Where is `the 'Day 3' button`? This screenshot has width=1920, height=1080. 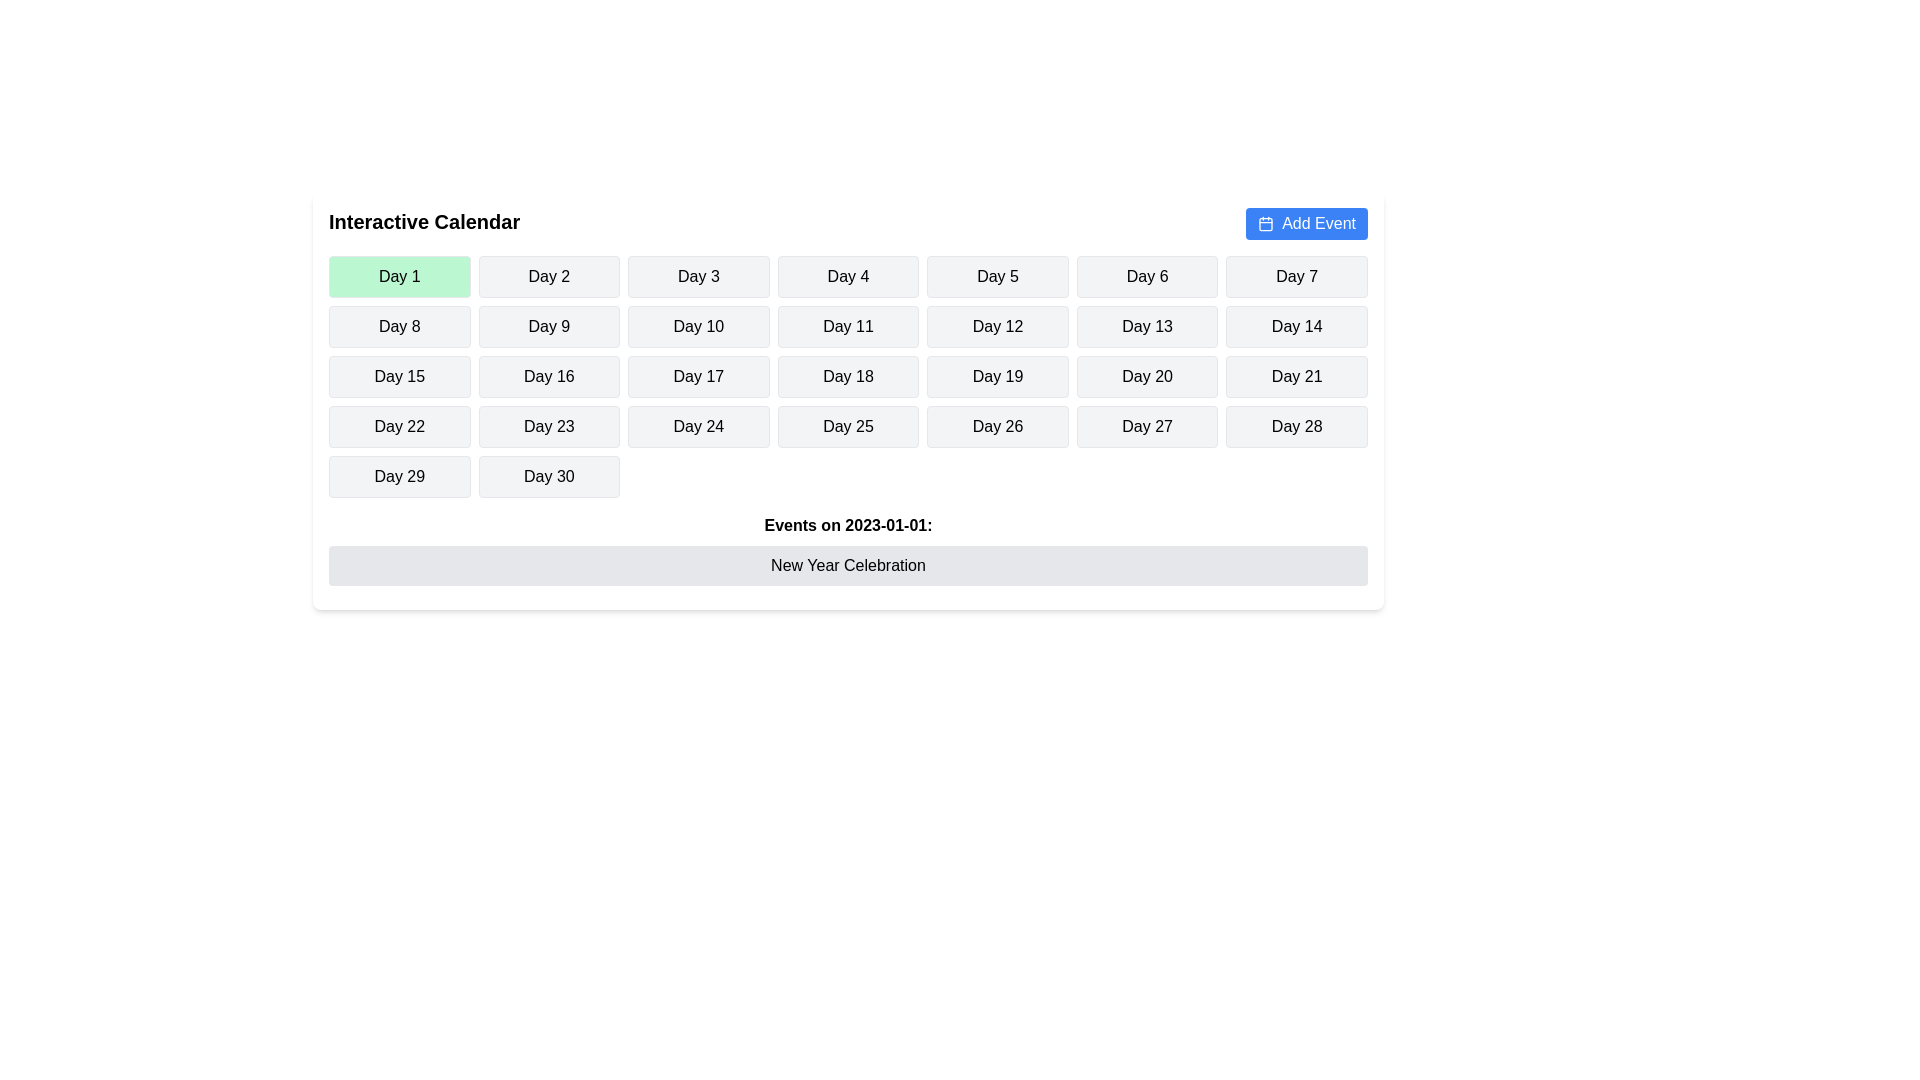 the 'Day 3' button is located at coordinates (698, 277).